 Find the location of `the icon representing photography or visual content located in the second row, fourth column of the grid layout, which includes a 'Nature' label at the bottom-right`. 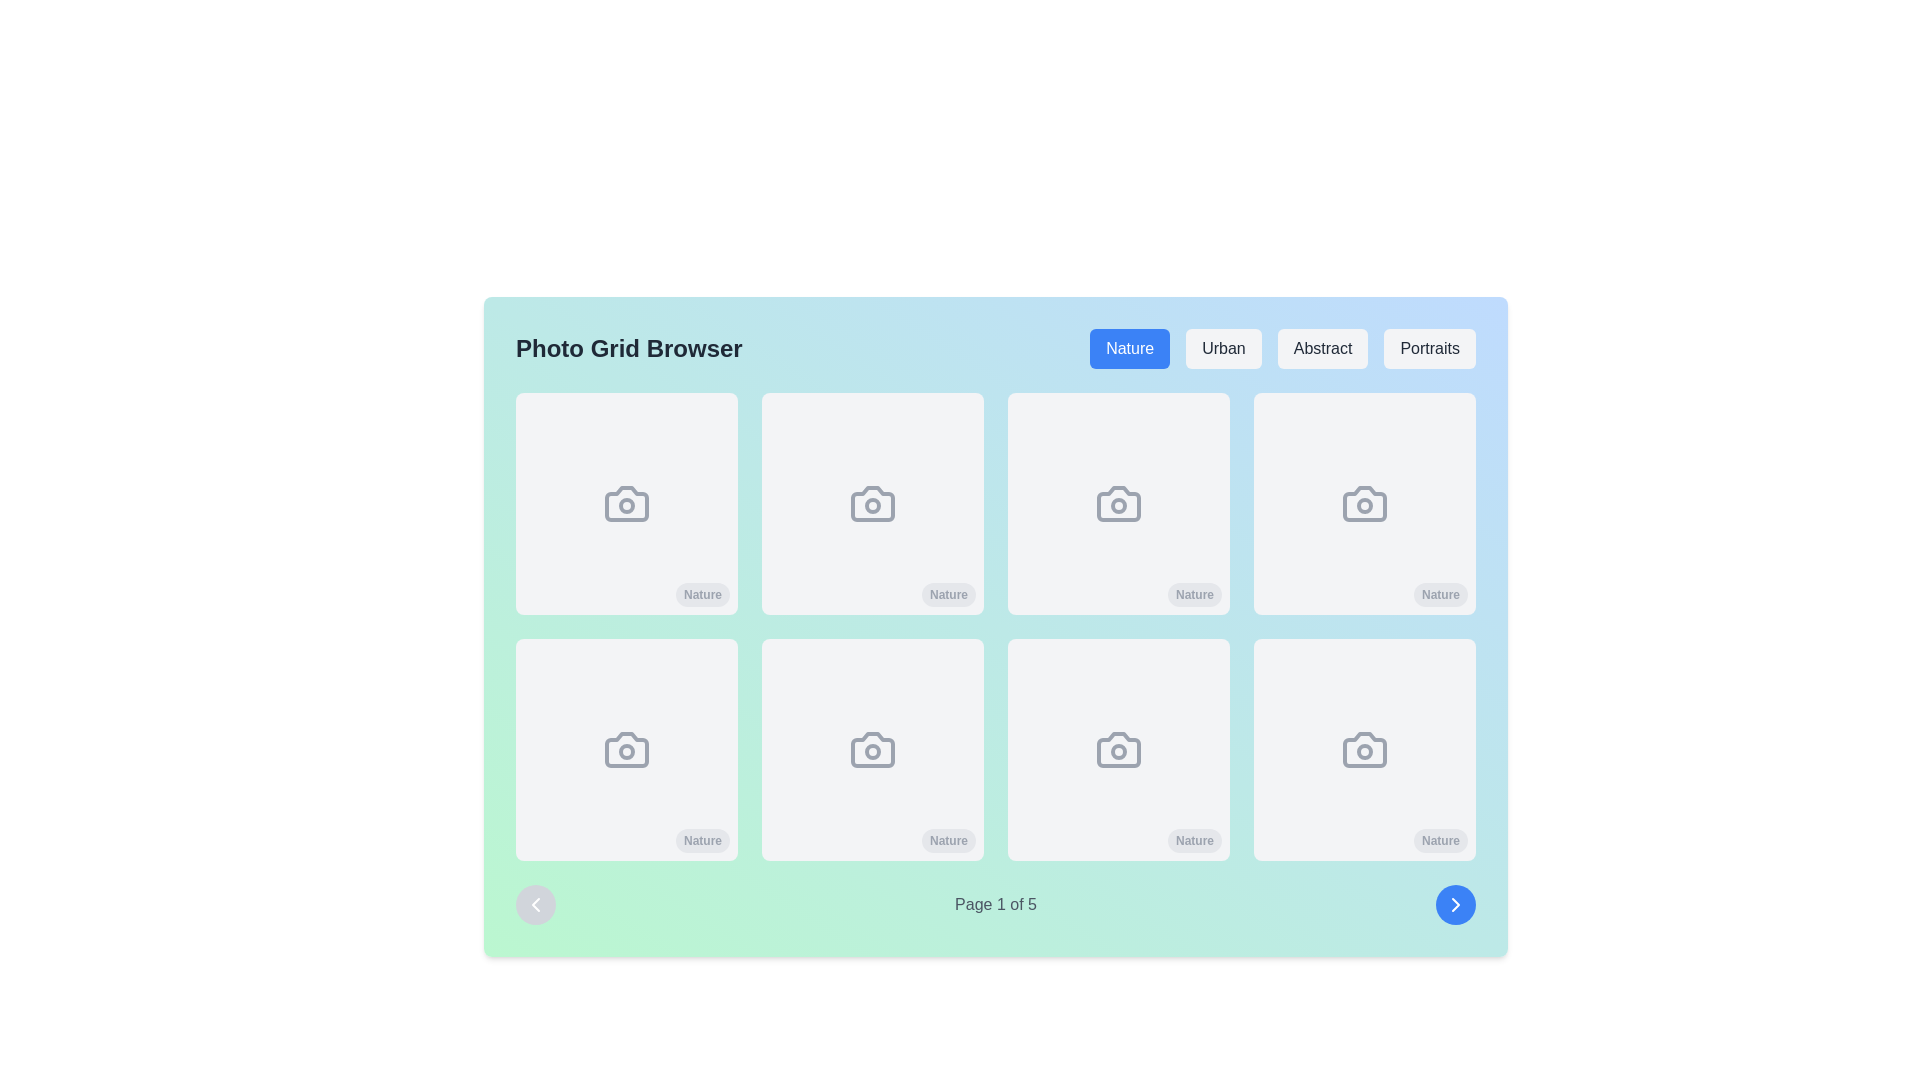

the icon representing photography or visual content located in the second row, fourth column of the grid layout, which includes a 'Nature' label at the bottom-right is located at coordinates (1117, 749).